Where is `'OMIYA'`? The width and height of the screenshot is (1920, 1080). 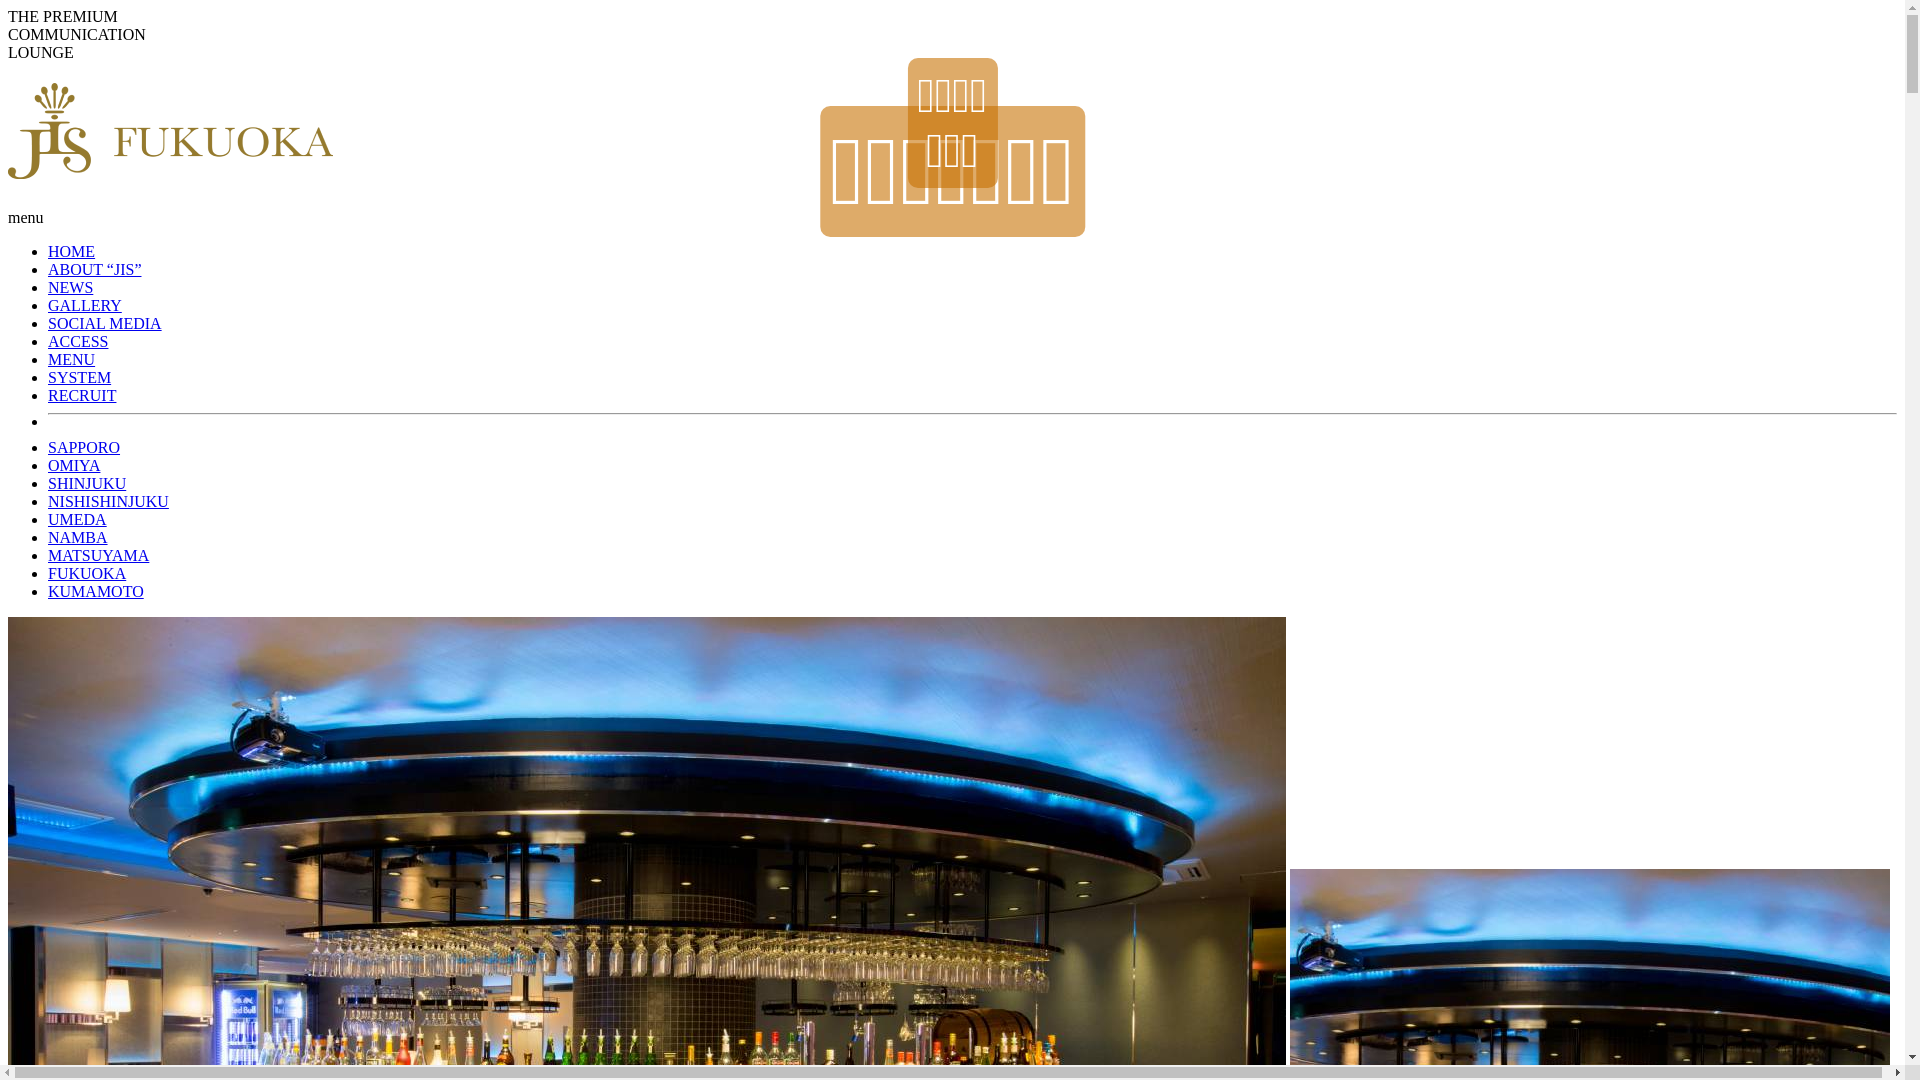 'OMIYA' is located at coordinates (73, 465).